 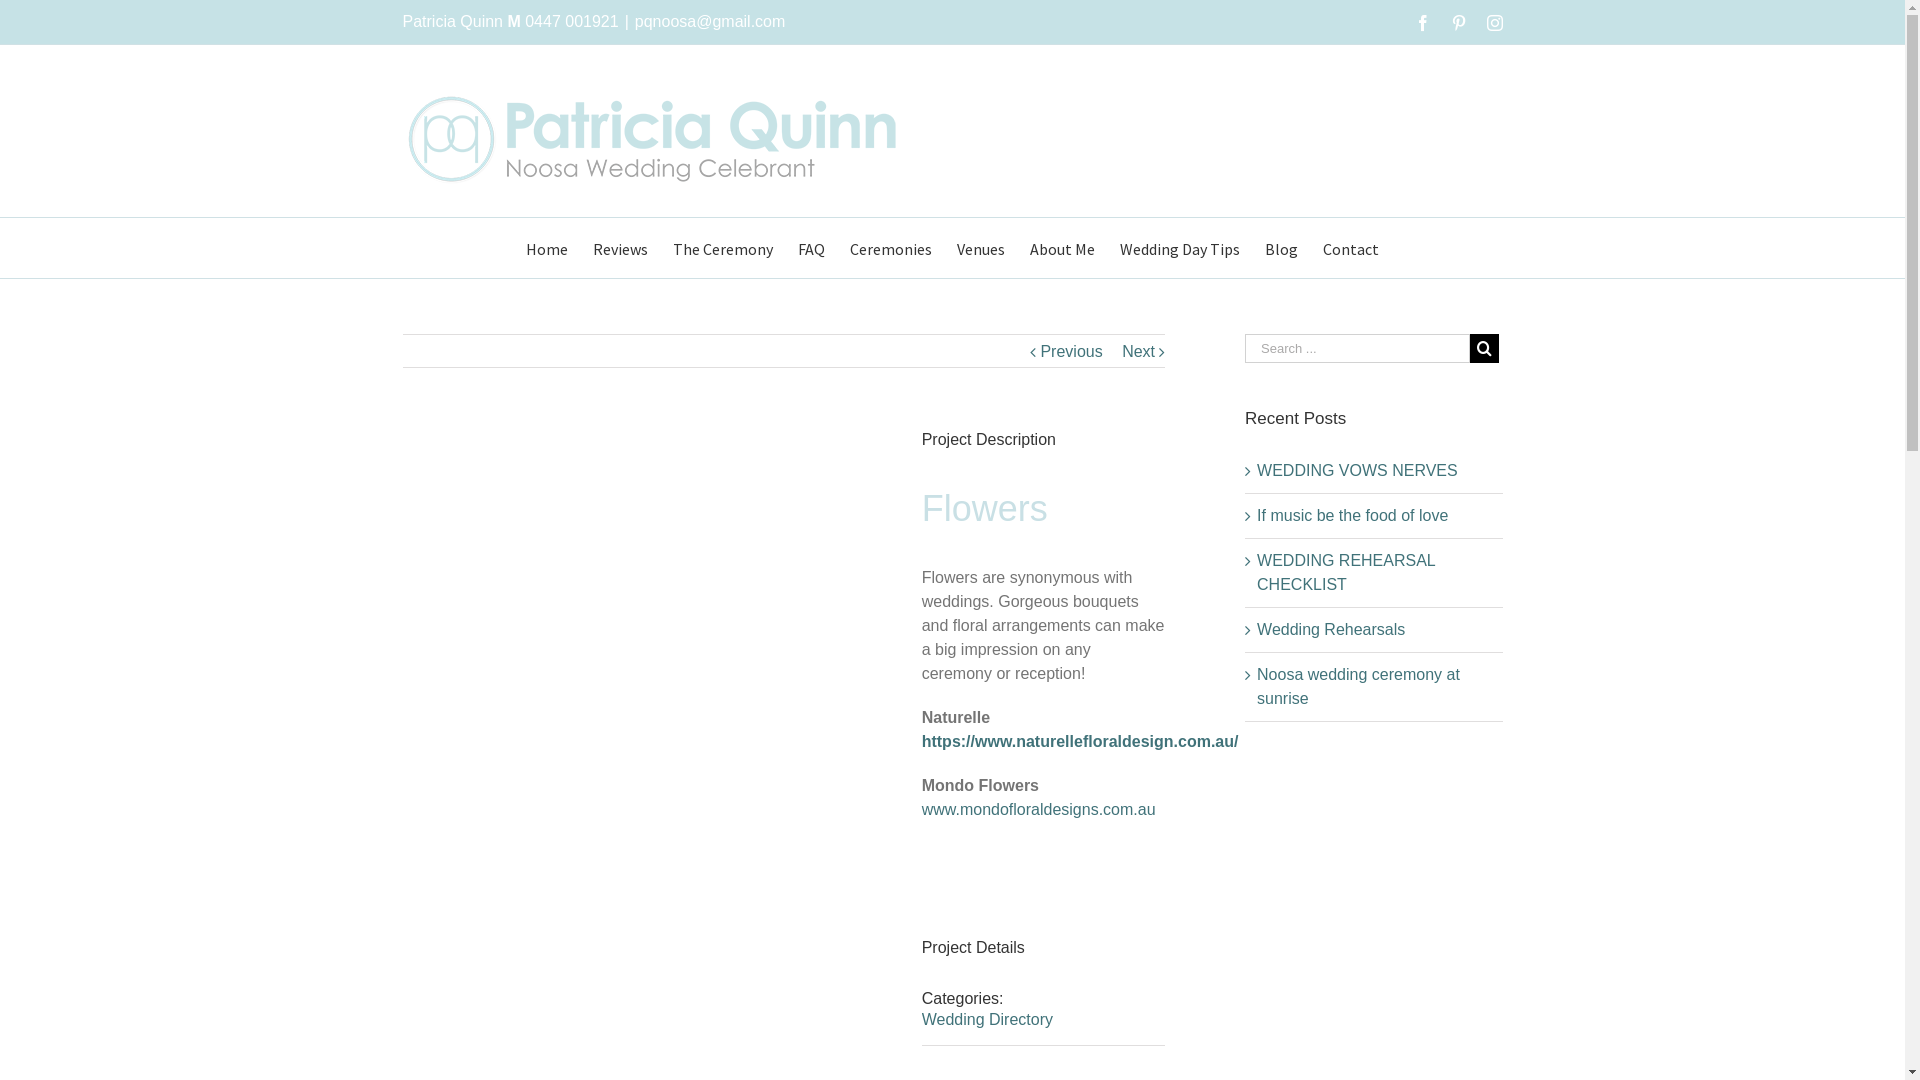 What do you see at coordinates (1345, 572) in the screenshot?
I see `'WEDDING REHEARSAL CHECKLIST'` at bounding box center [1345, 572].